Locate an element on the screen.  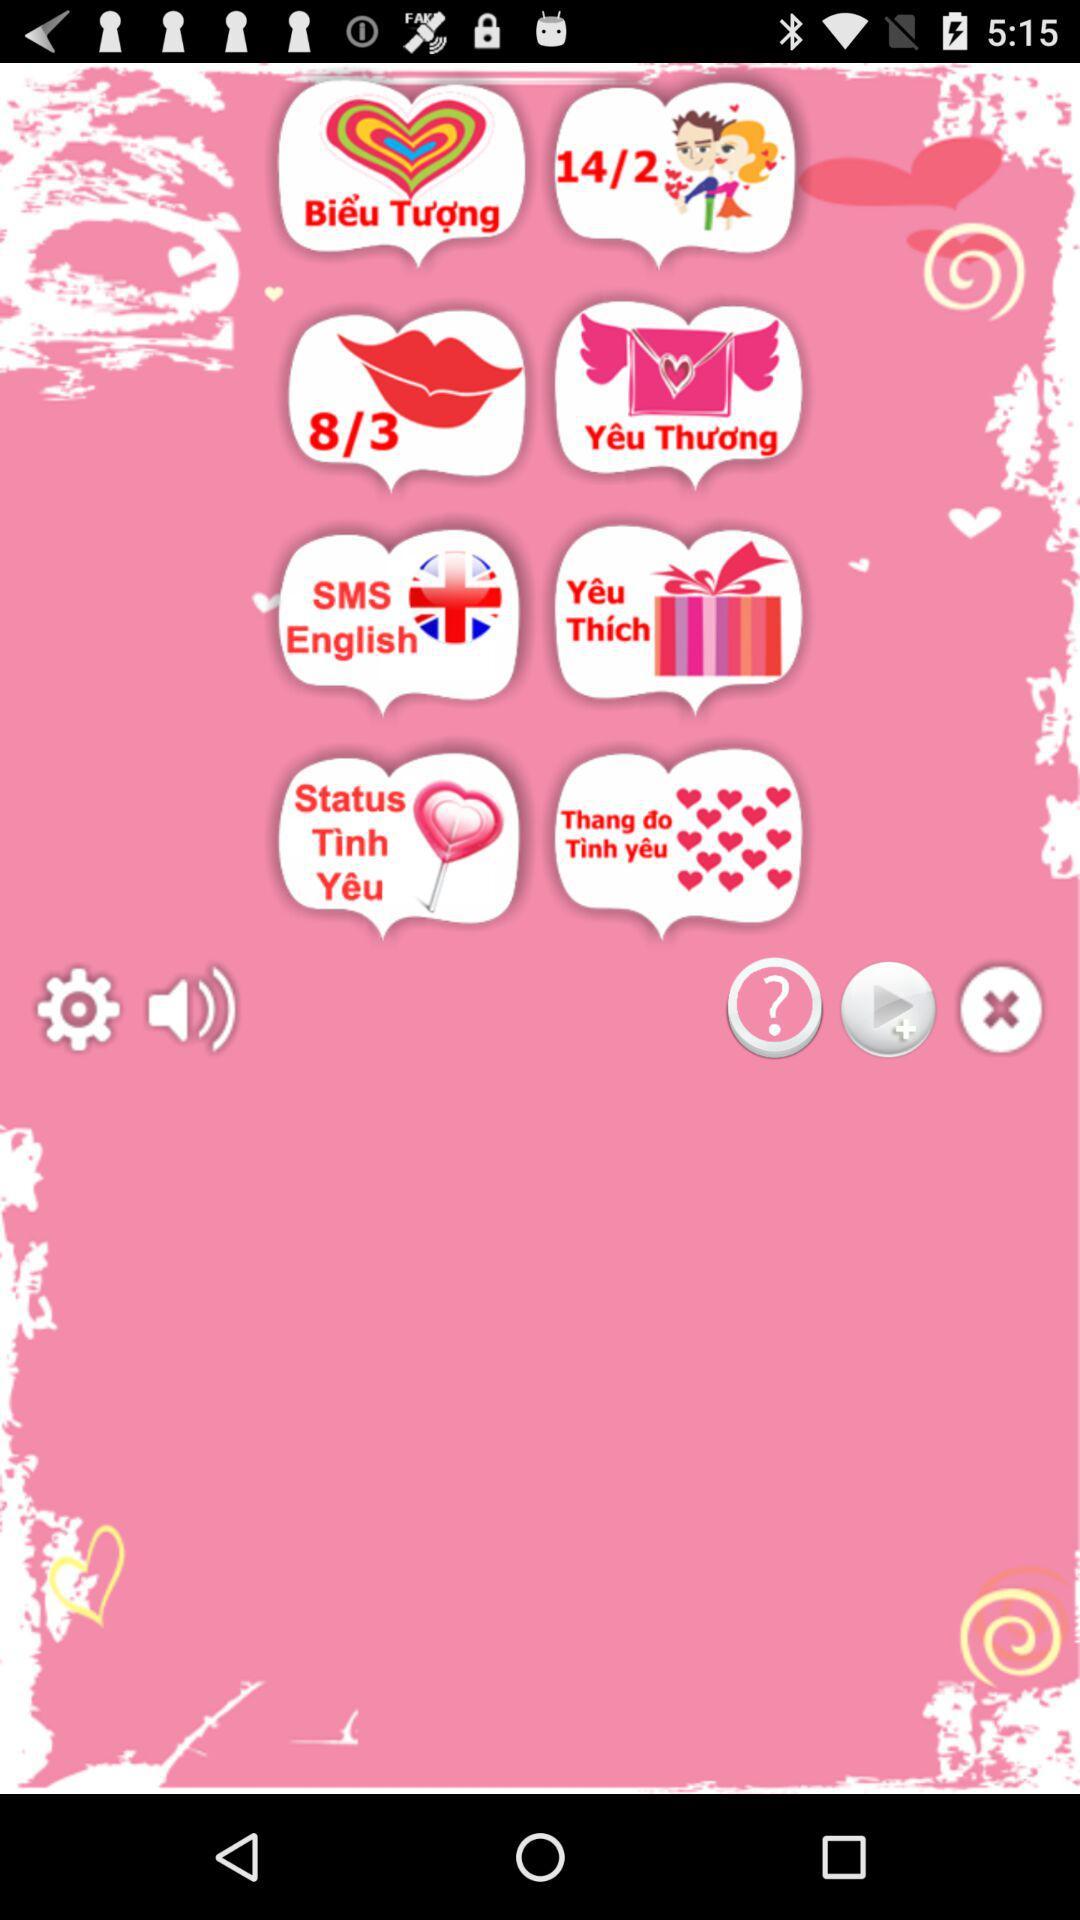
open gift list menu is located at coordinates (677, 620).